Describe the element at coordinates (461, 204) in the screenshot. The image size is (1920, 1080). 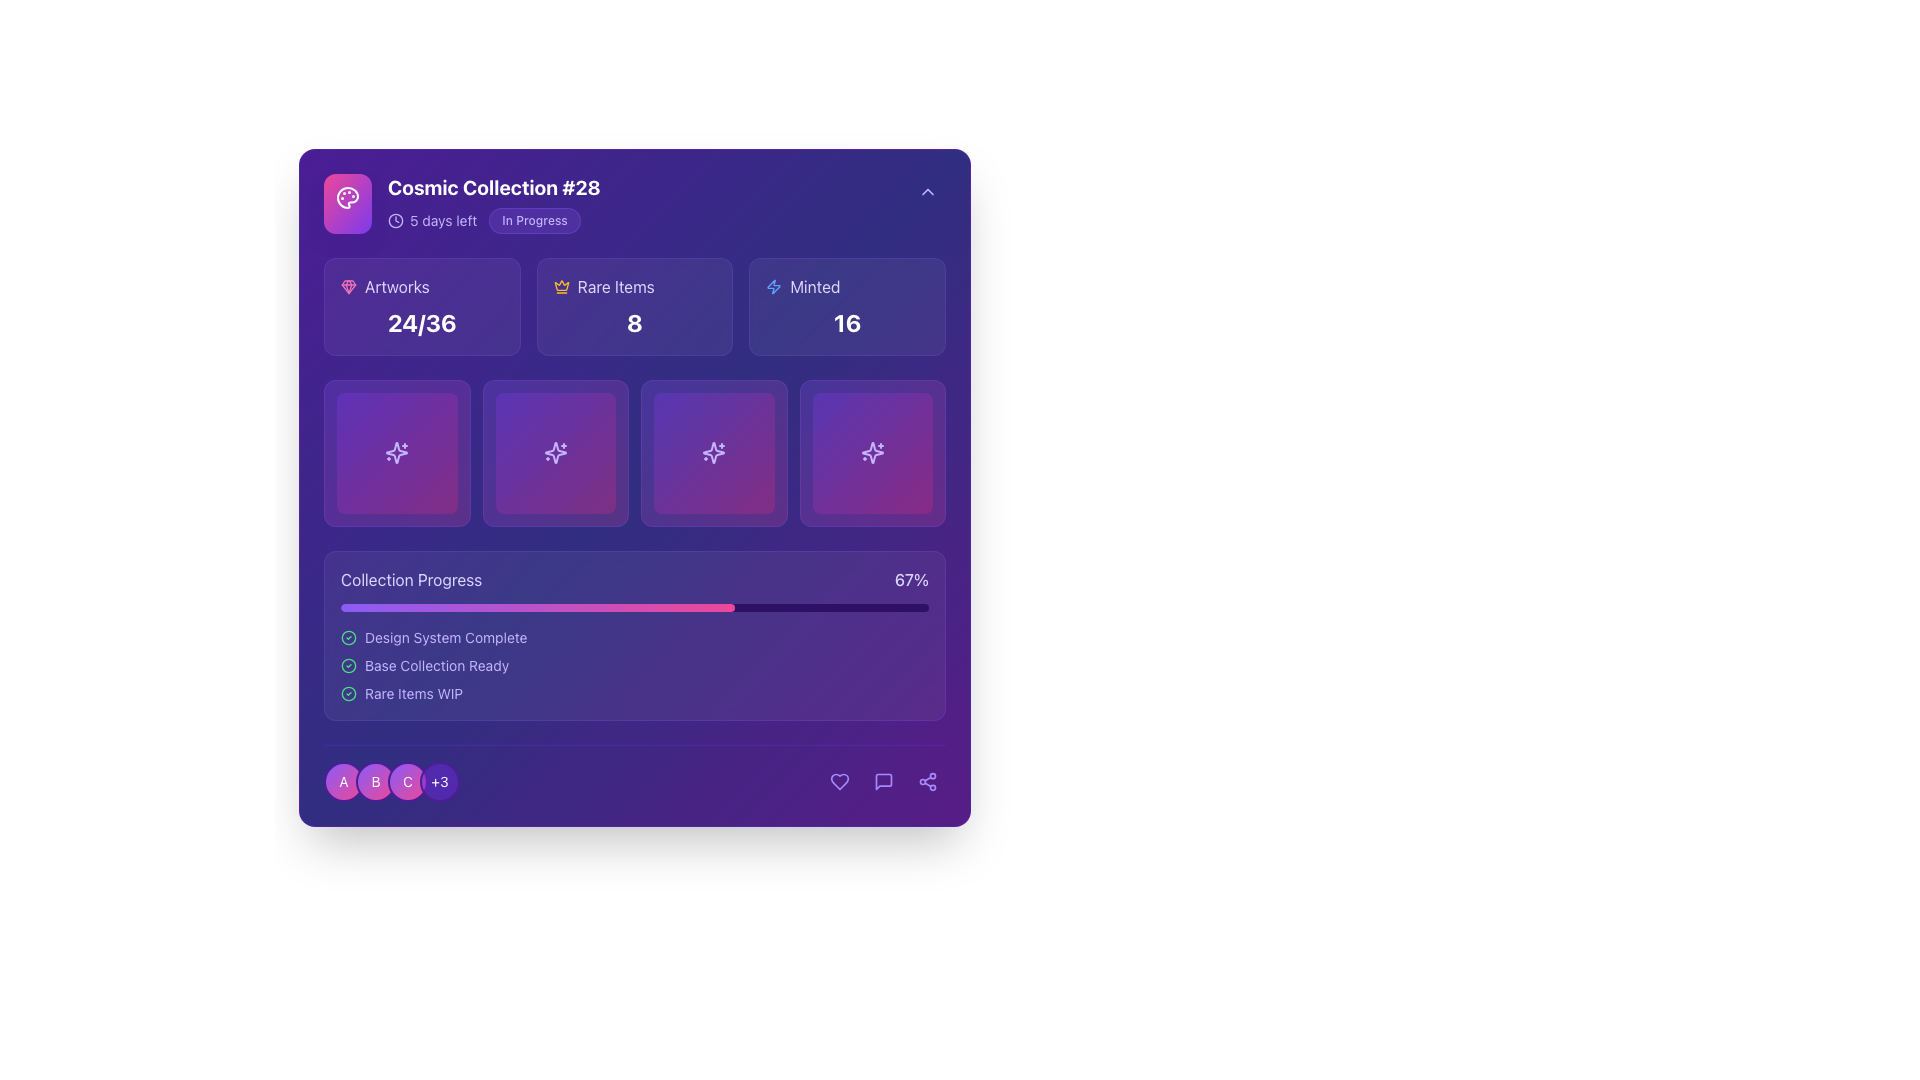
I see `the Composite card element displaying 'Cosmic Collection #28' with an 'In Progress' badge` at that location.